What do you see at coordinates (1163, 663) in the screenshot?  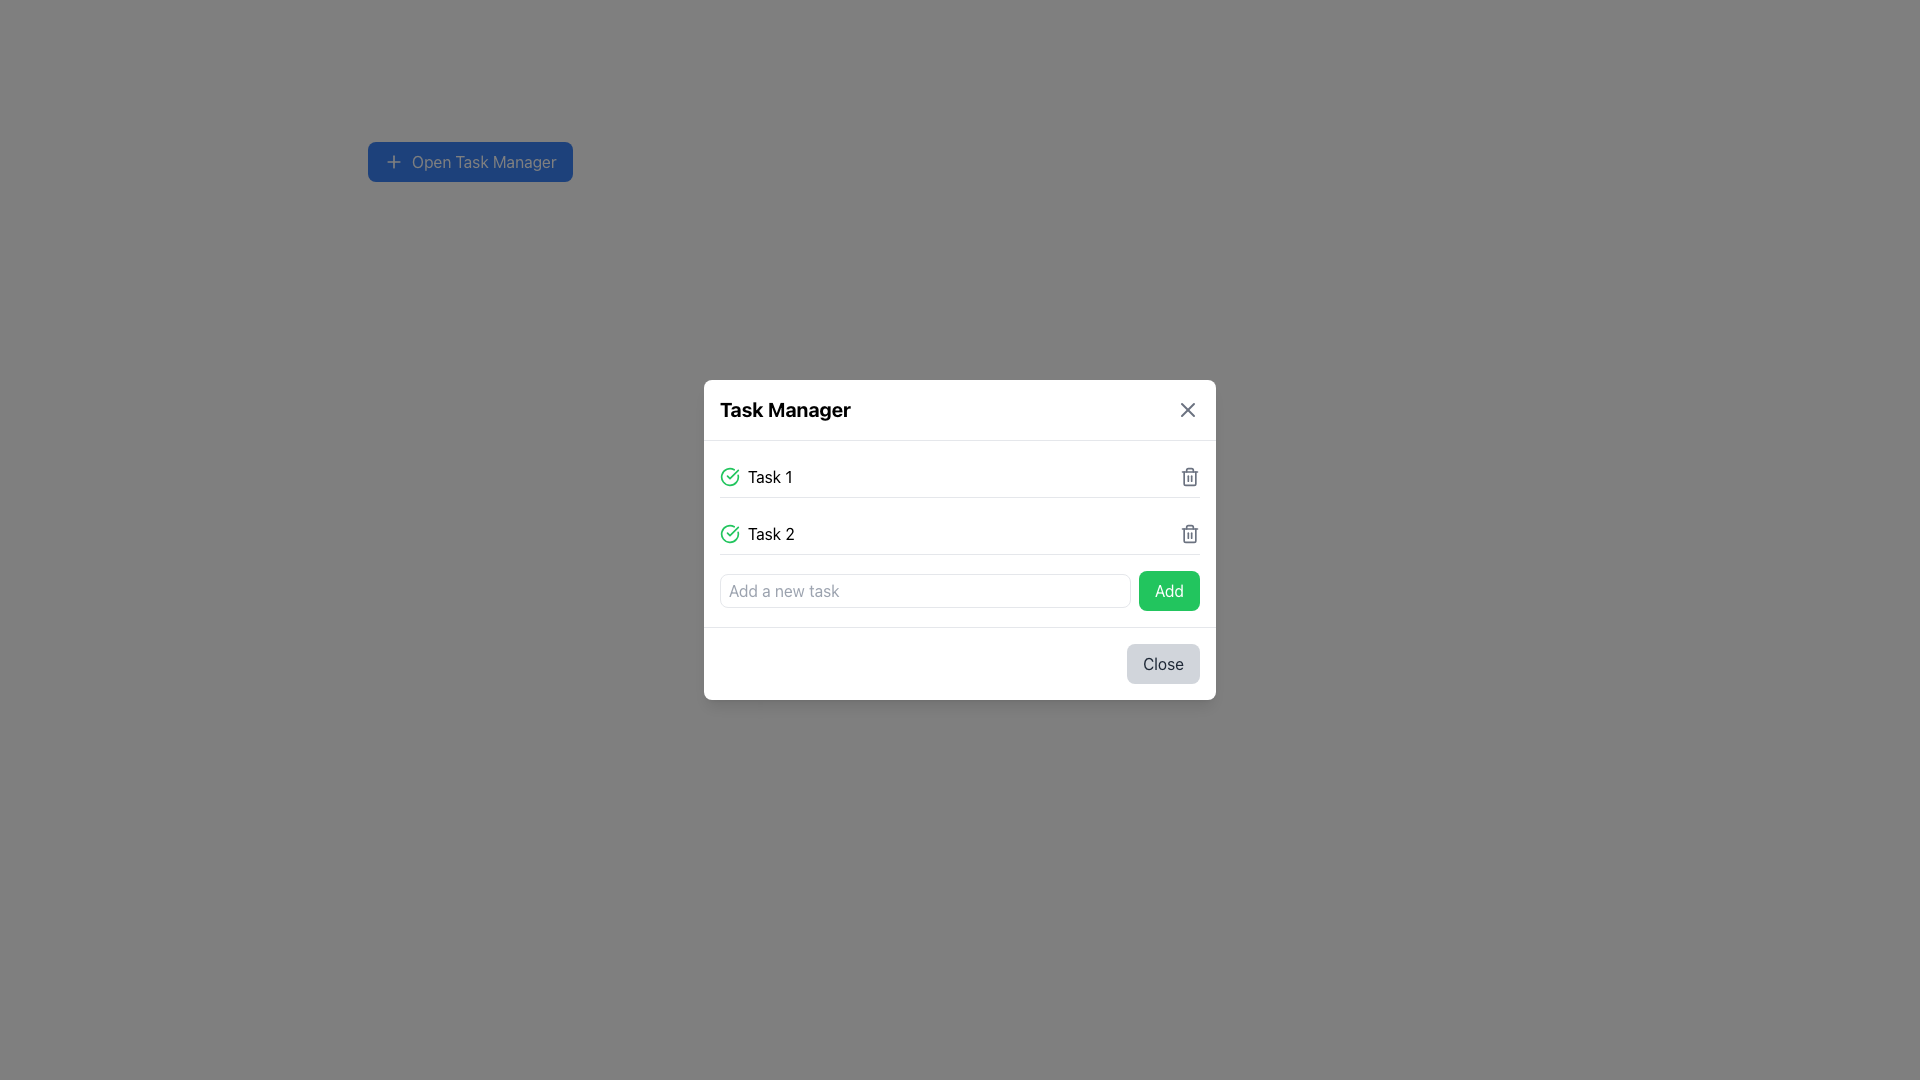 I see `the 'Close' button located in the lower-right corner of the 'Task Manager' modal` at bounding box center [1163, 663].